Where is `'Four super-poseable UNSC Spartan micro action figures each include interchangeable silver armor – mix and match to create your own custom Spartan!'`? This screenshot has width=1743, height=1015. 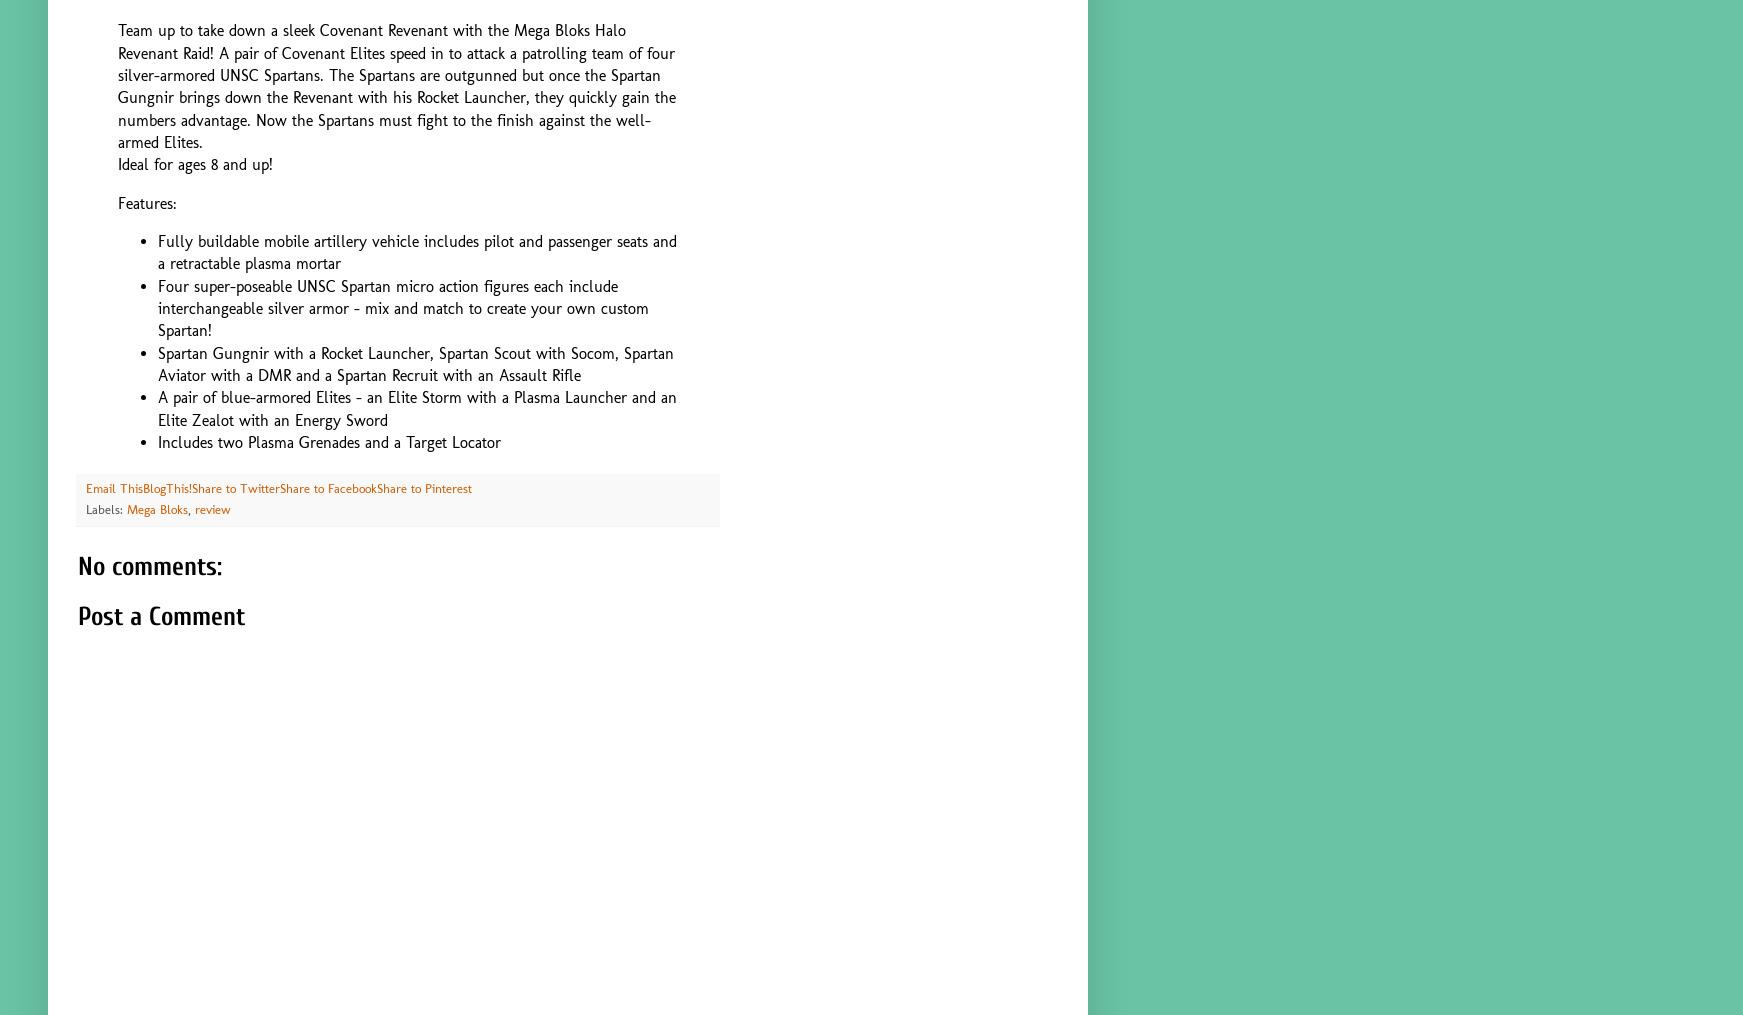
'Four super-poseable UNSC Spartan micro action figures each include interchangeable silver armor – mix and match to create your own custom Spartan!' is located at coordinates (403, 306).